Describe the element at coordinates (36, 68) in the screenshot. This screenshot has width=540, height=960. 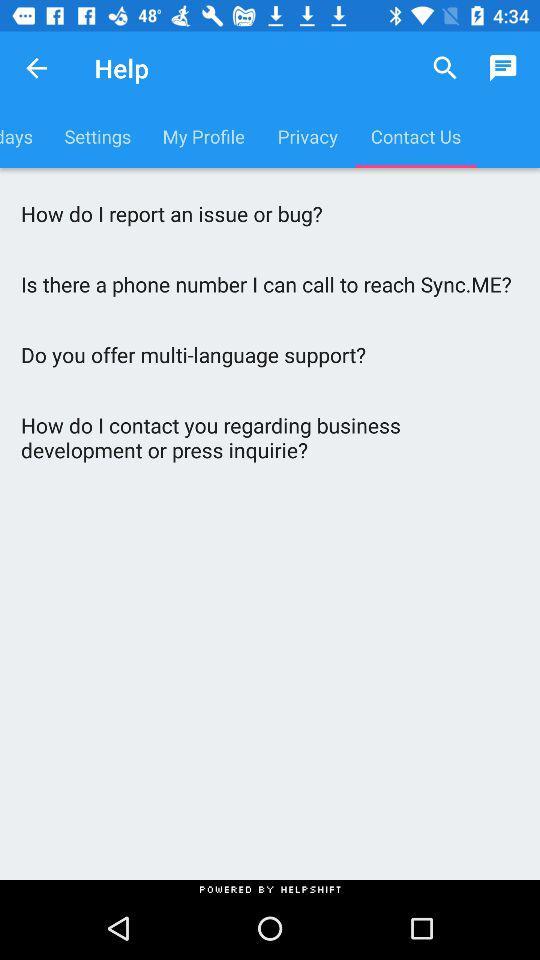
I see `the item next to help` at that location.